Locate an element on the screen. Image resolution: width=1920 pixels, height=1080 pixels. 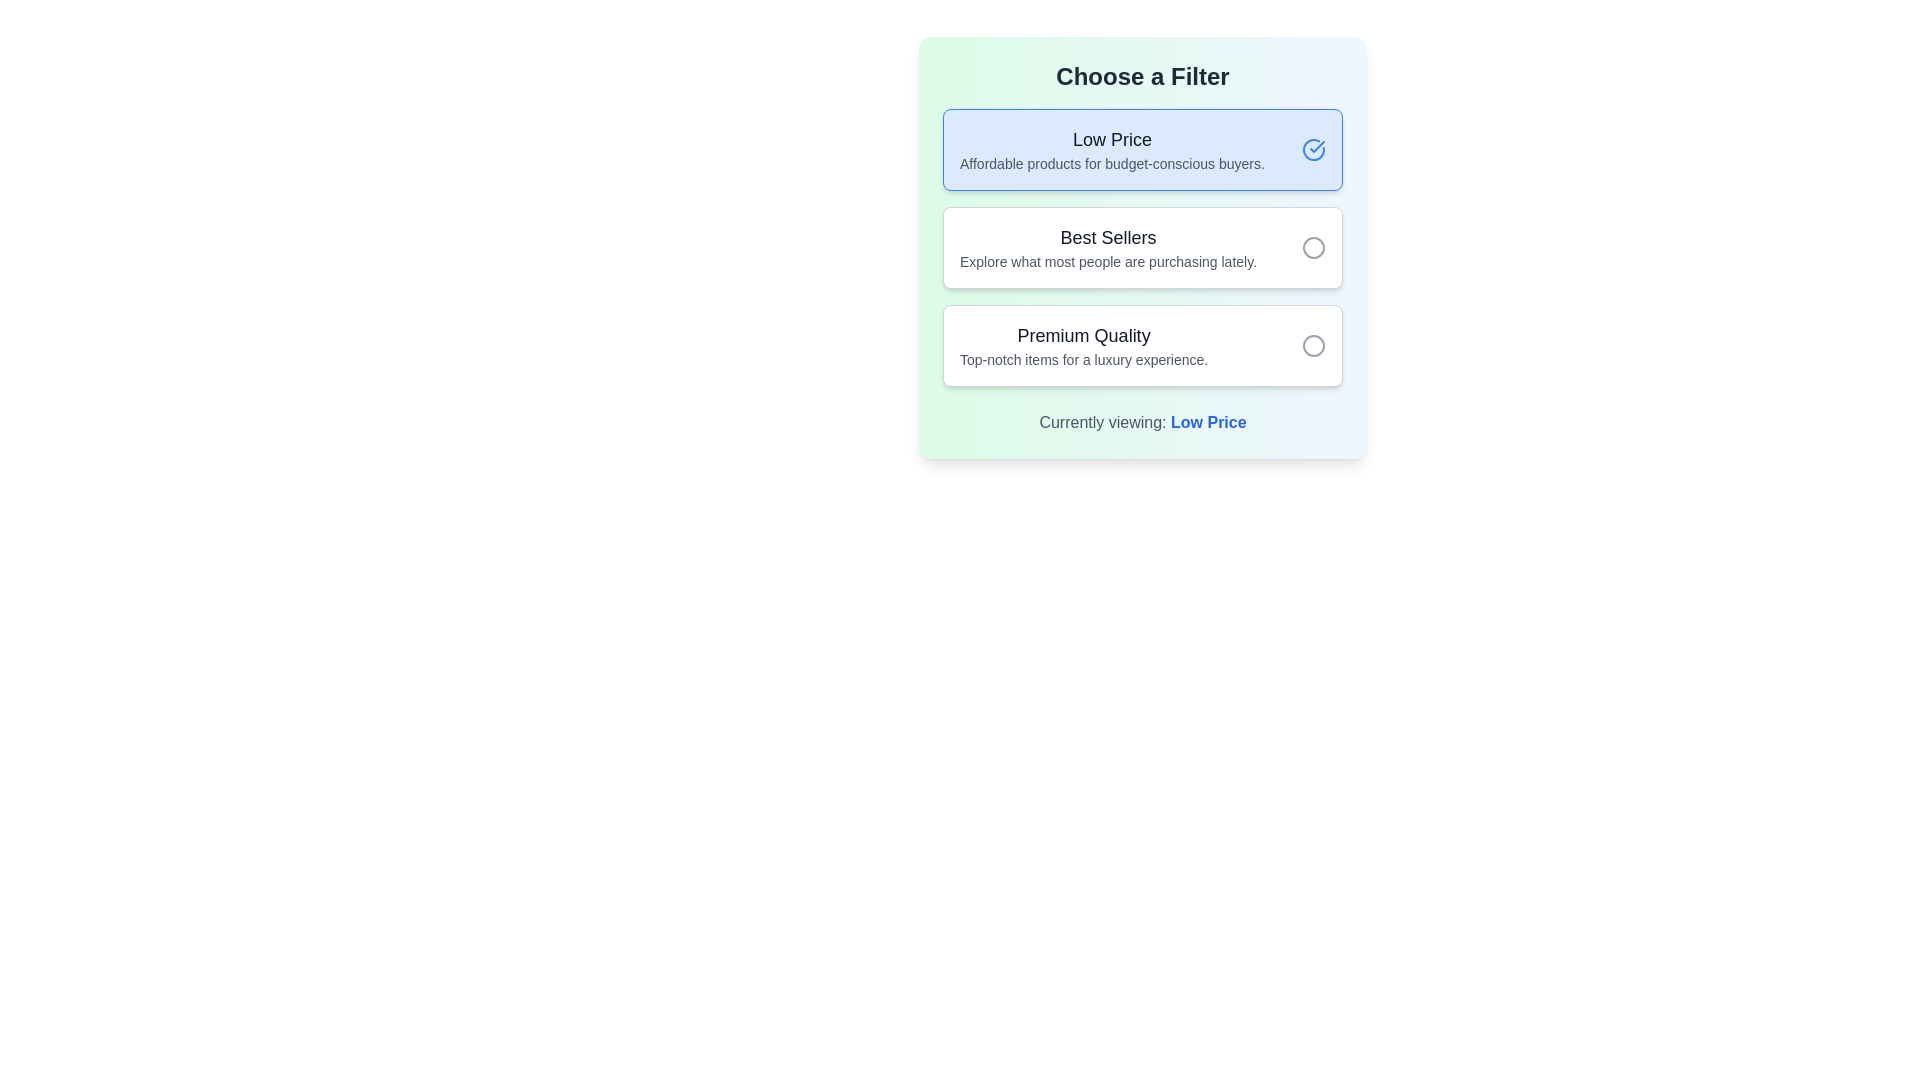
the static text 'Premium Quality' which is styled in a medium bold font and positioned in the third card of filter options, located between 'Best Sellers' and a description is located at coordinates (1083, 334).